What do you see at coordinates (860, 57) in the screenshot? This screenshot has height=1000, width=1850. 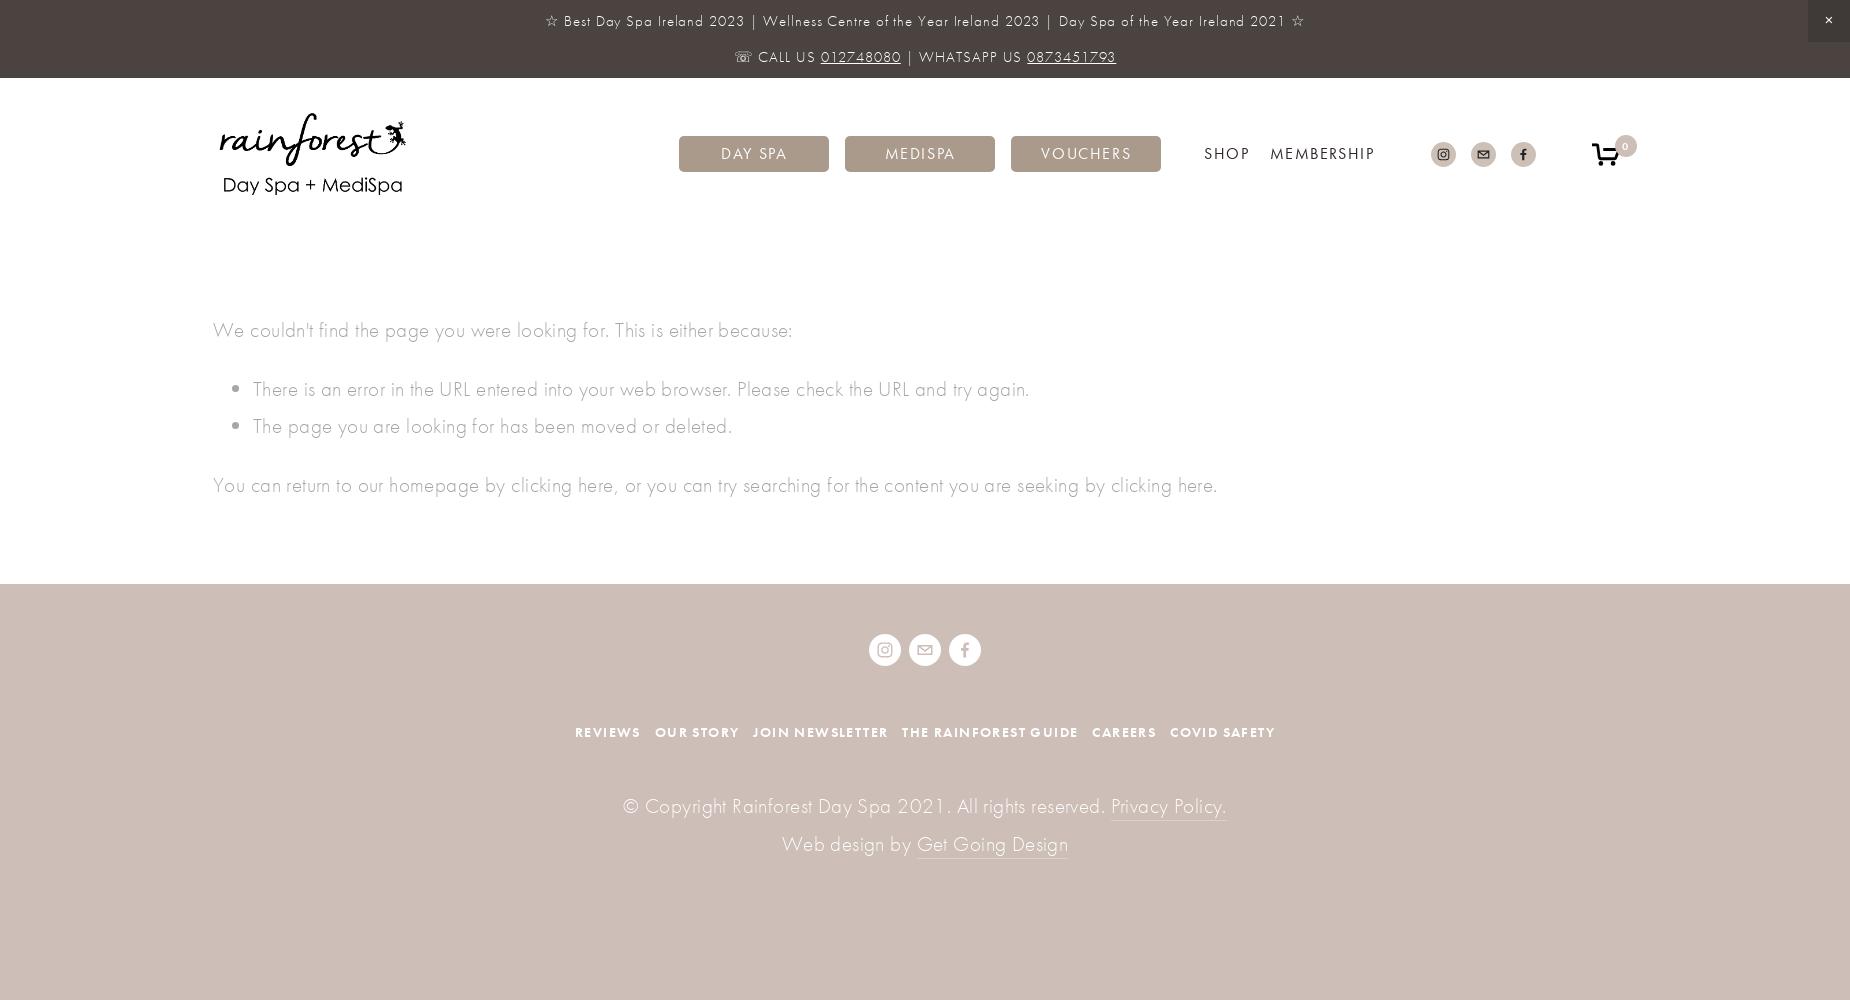 I see `'012748080'` at bounding box center [860, 57].